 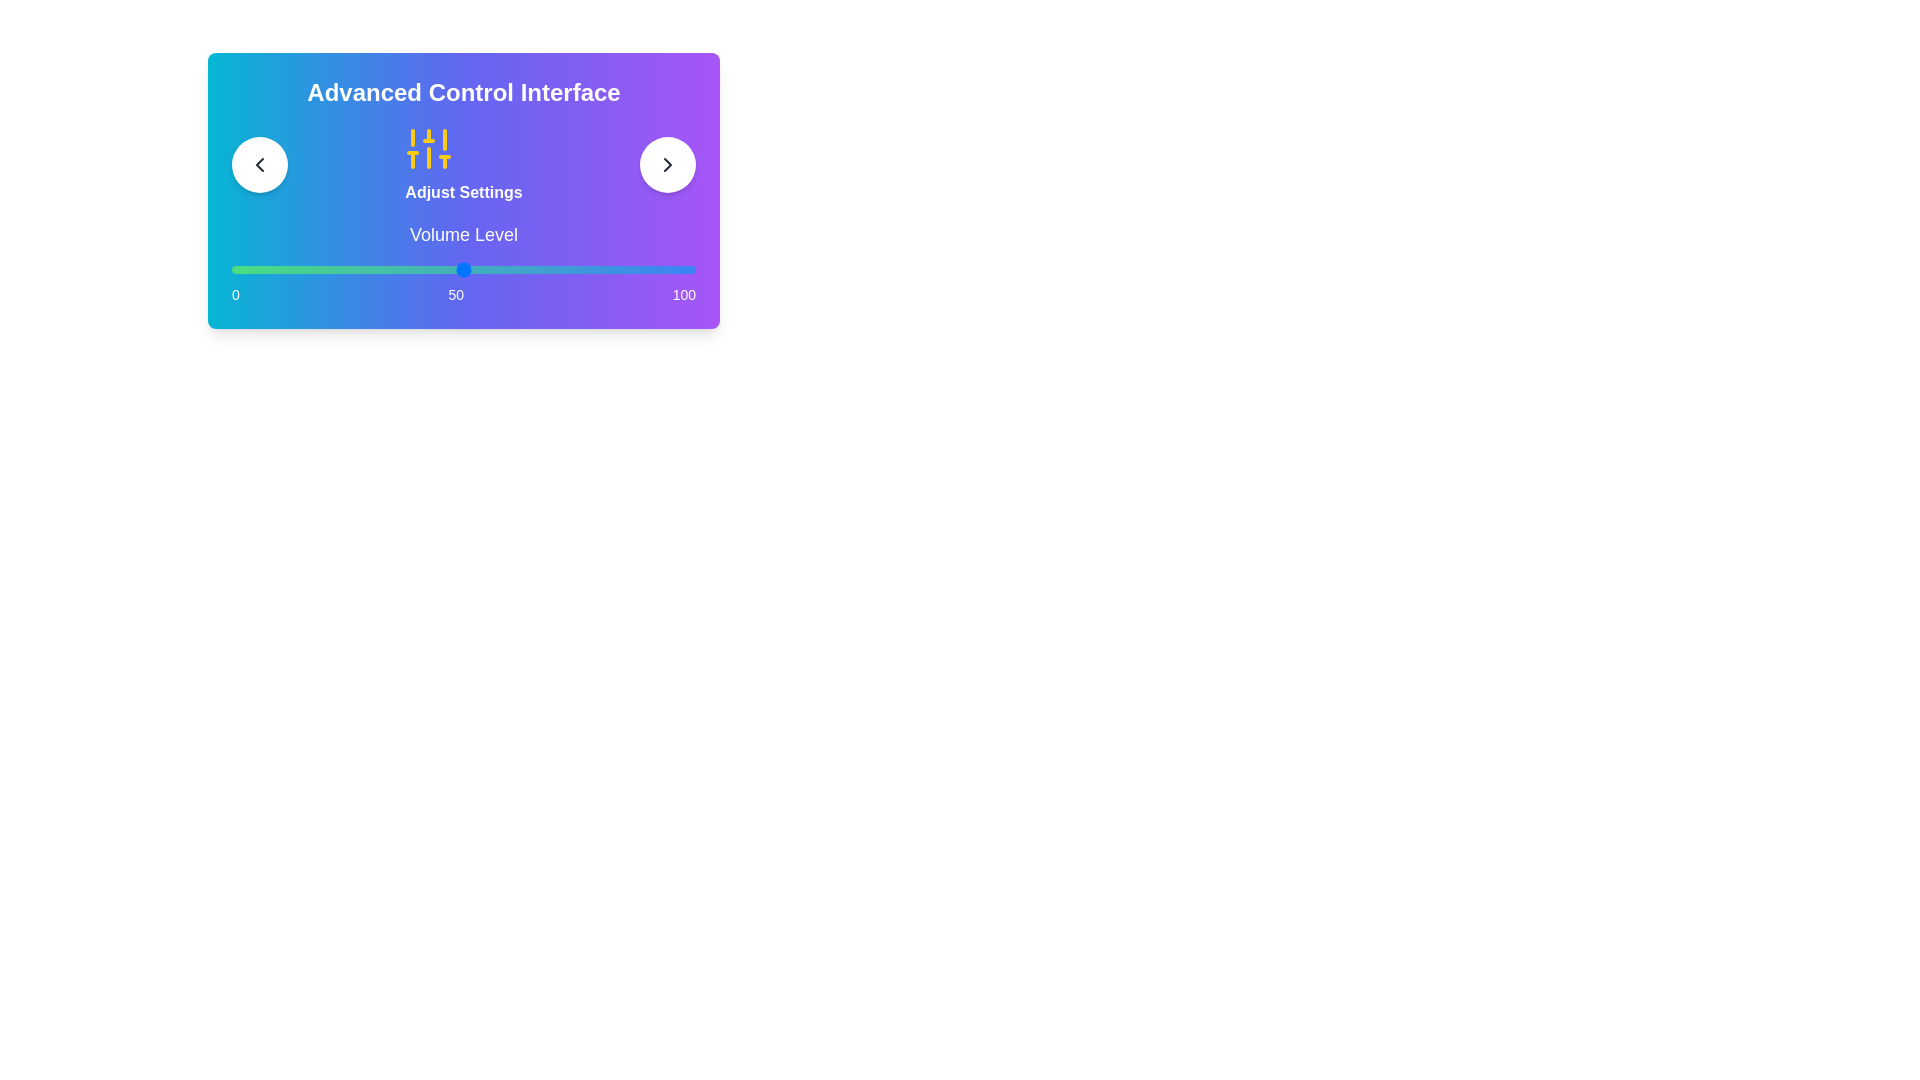 I want to click on the slider to set the value to 76, so click(x=583, y=270).